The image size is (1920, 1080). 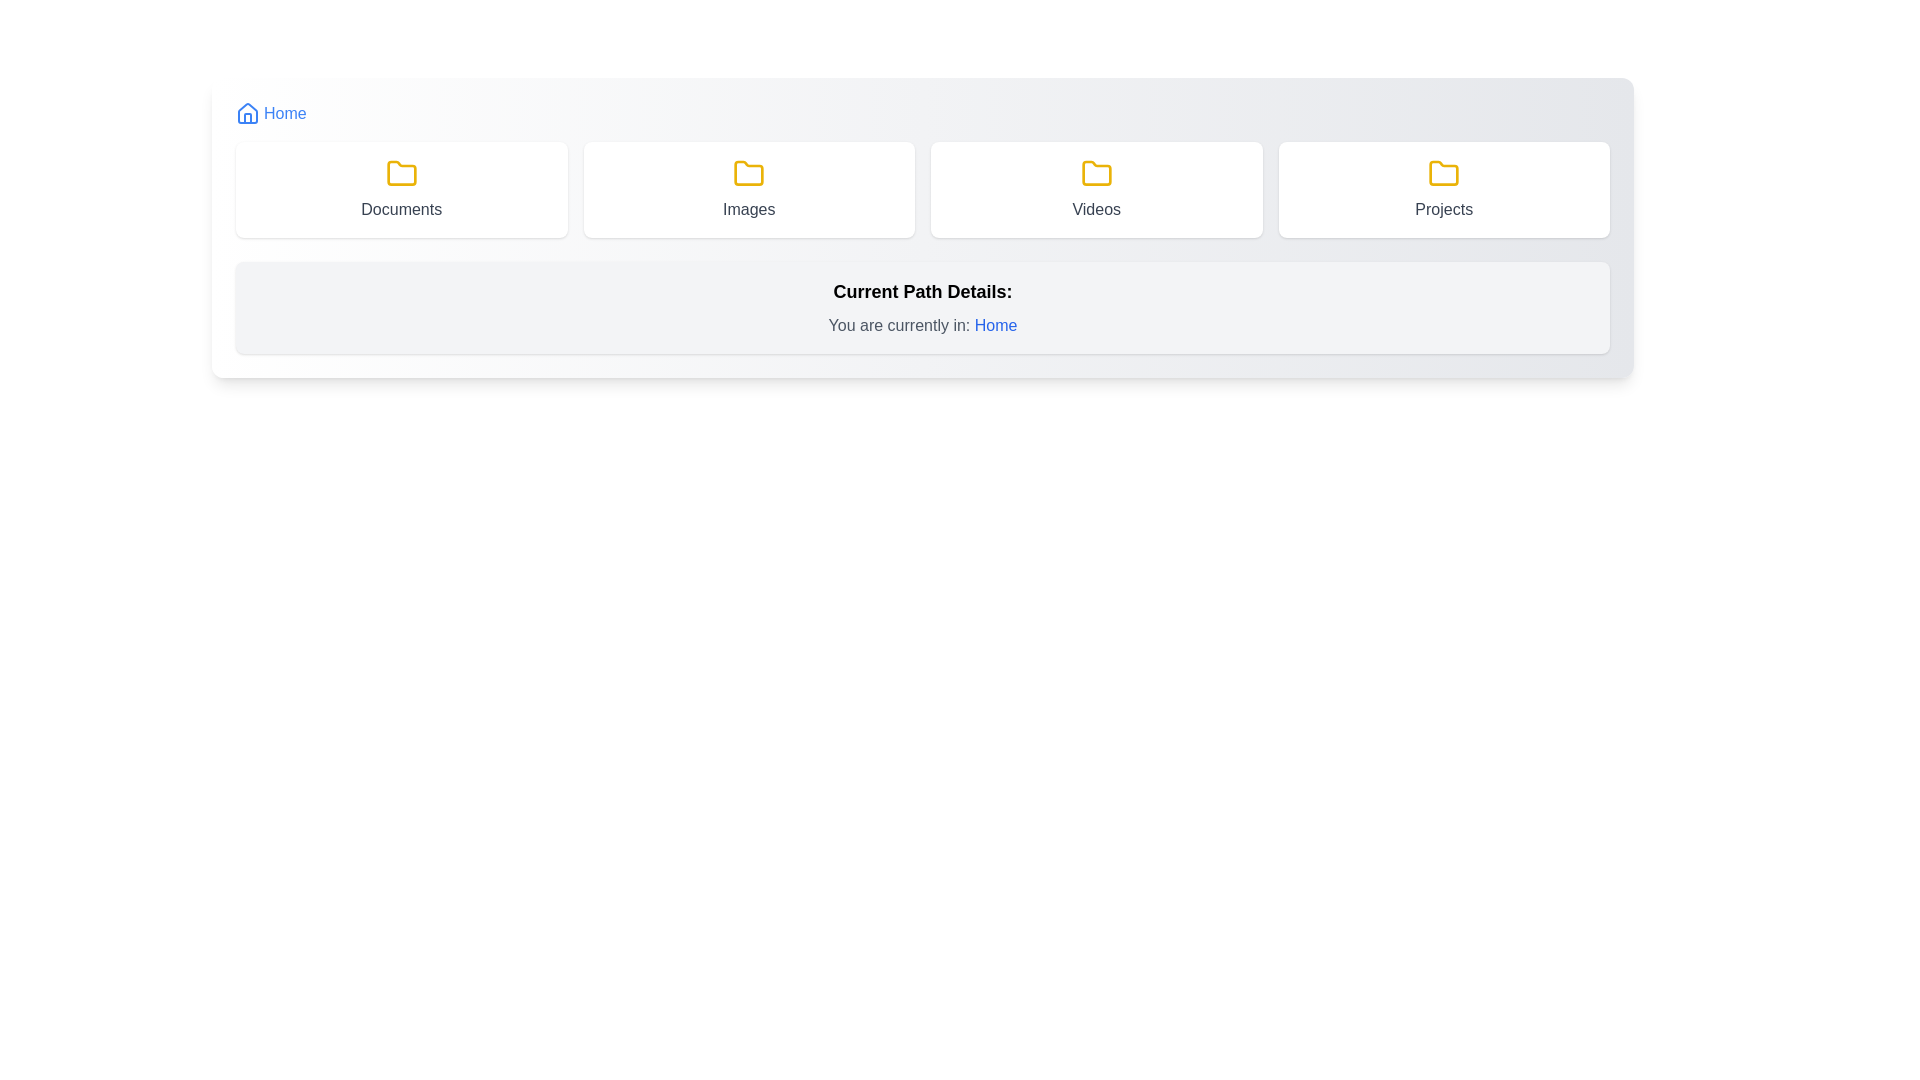 What do you see at coordinates (748, 209) in the screenshot?
I see `the static text label displaying the word 'Images', which is styled in gray font and located beneath a folder icon on the second card in a row of four cards` at bounding box center [748, 209].